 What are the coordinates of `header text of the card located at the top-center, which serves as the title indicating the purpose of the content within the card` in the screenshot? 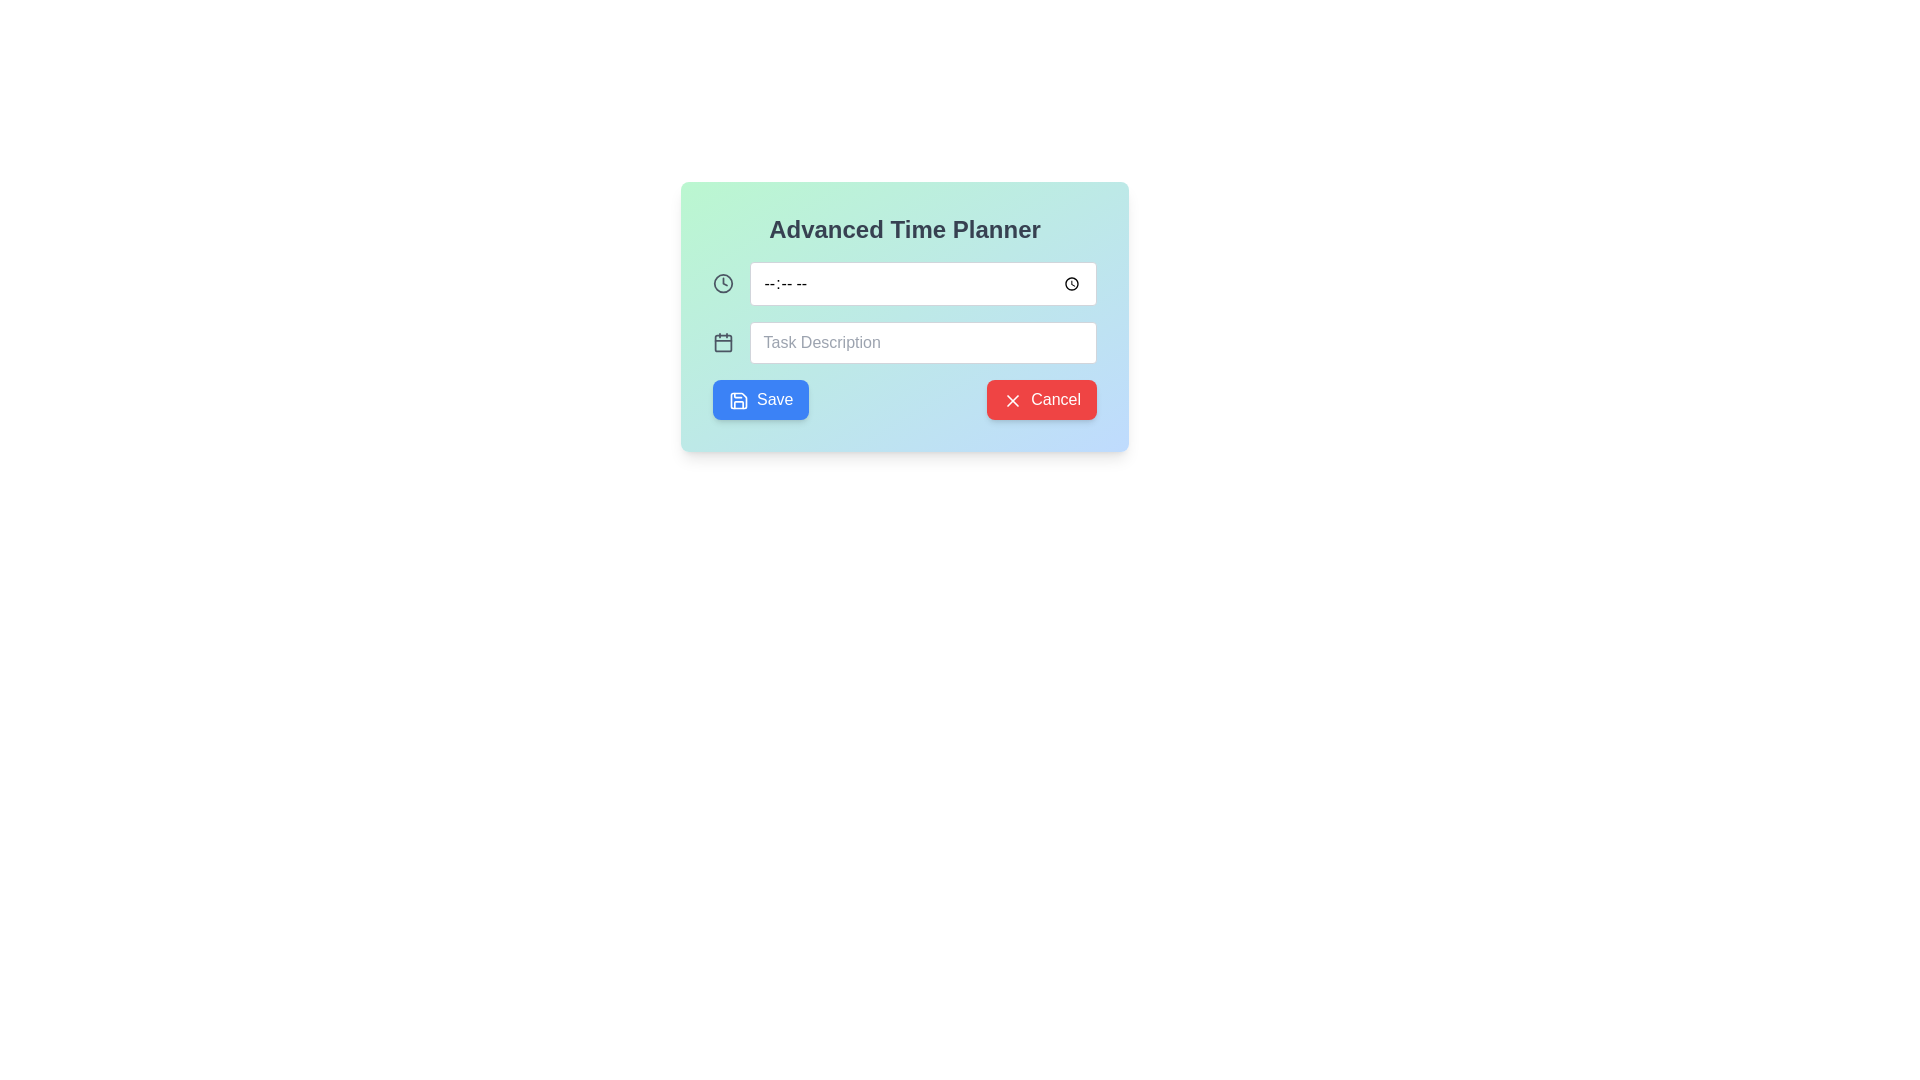 It's located at (904, 229).